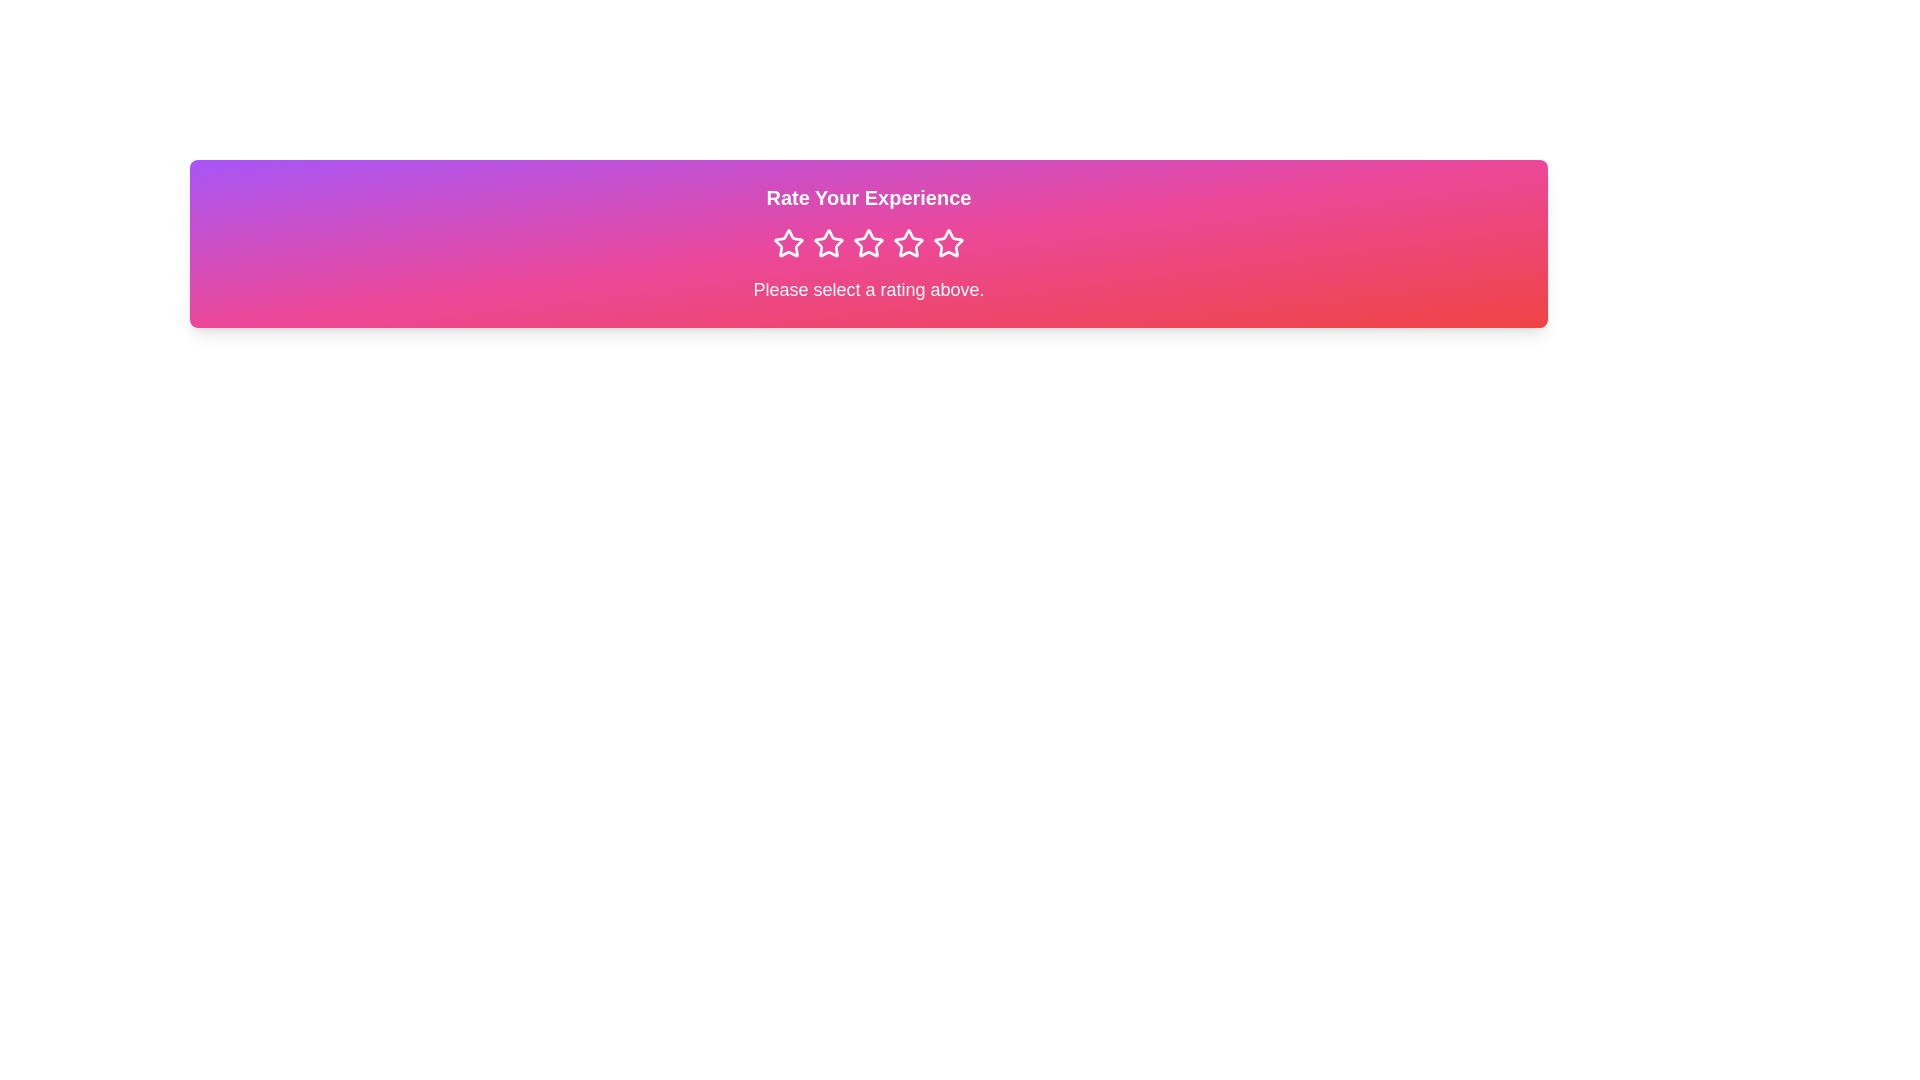 The height and width of the screenshot is (1080, 1920). I want to click on the fourth star icon in the rating interface, so click(948, 242).